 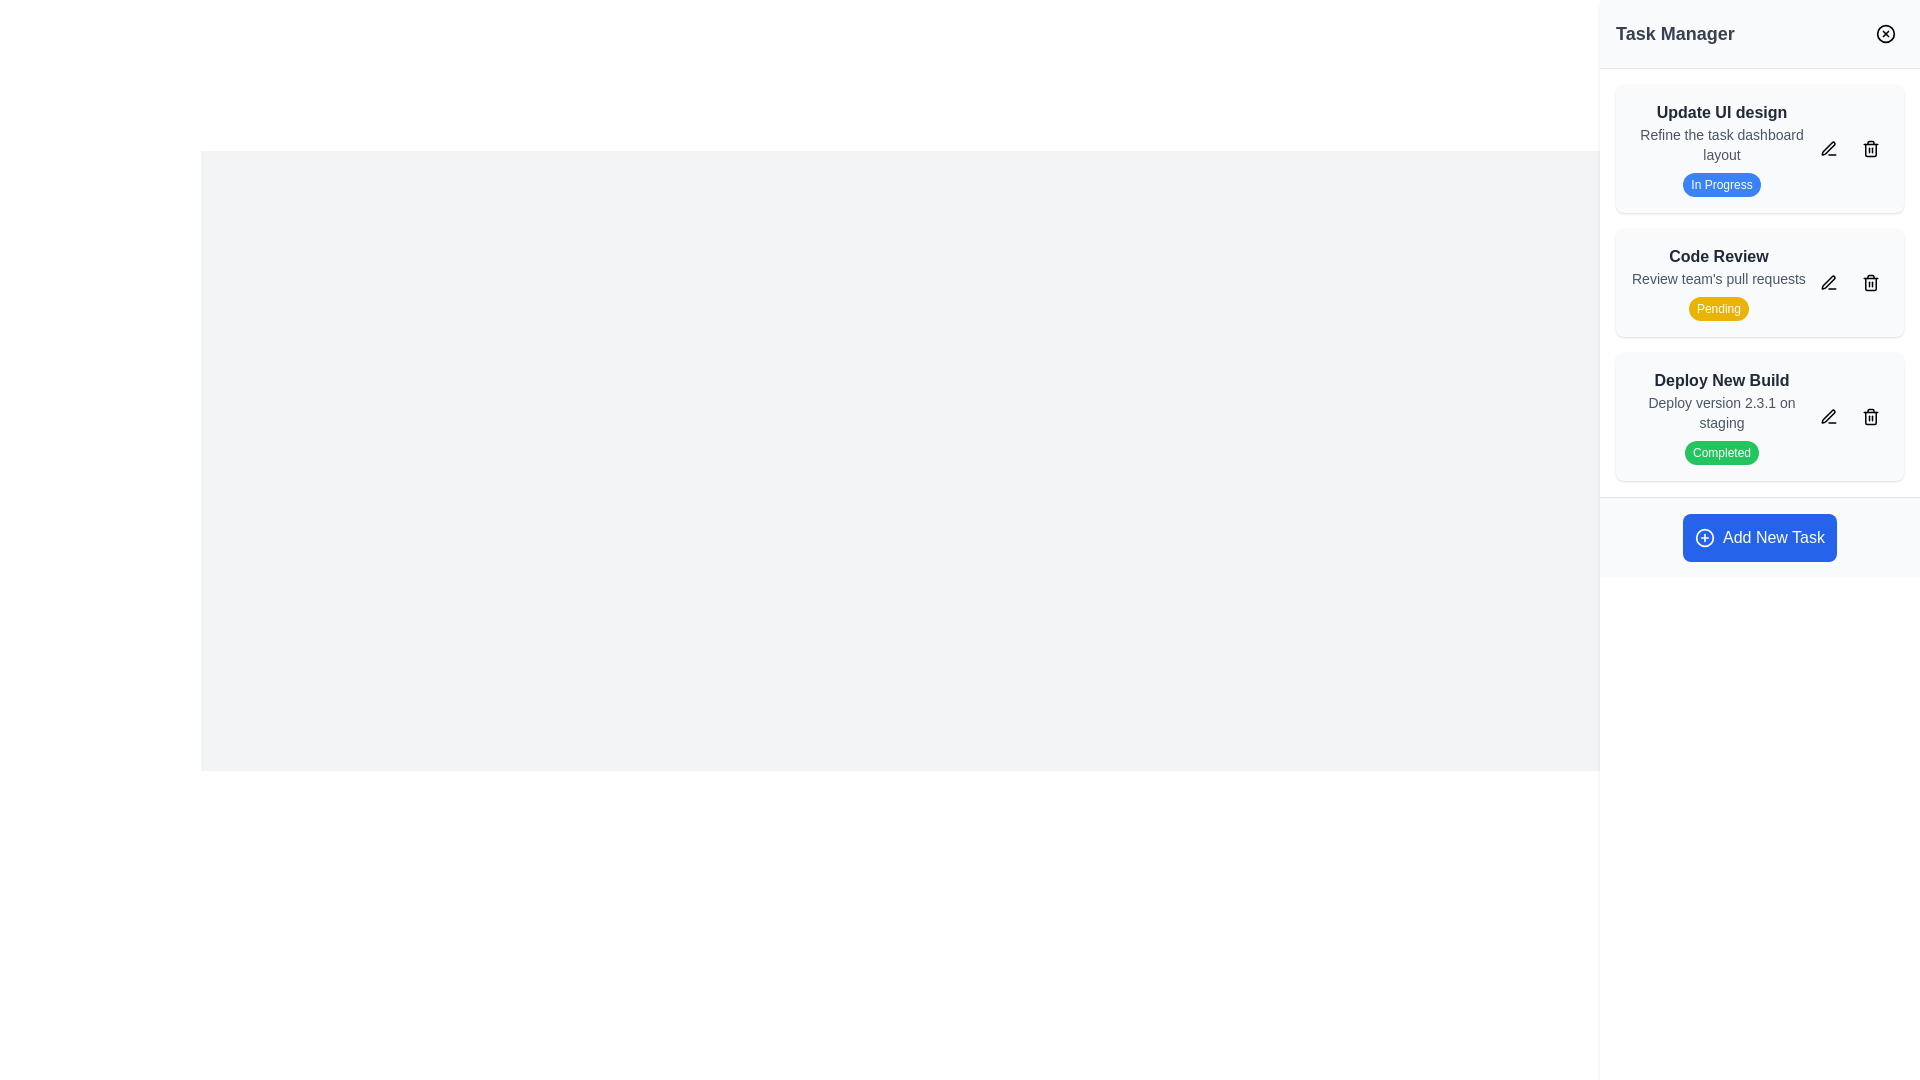 What do you see at coordinates (1828, 148) in the screenshot?
I see `the pen icon button, which is styled with a thin outline and placed in the upper-right side of the 'Update UI design' task card` at bounding box center [1828, 148].